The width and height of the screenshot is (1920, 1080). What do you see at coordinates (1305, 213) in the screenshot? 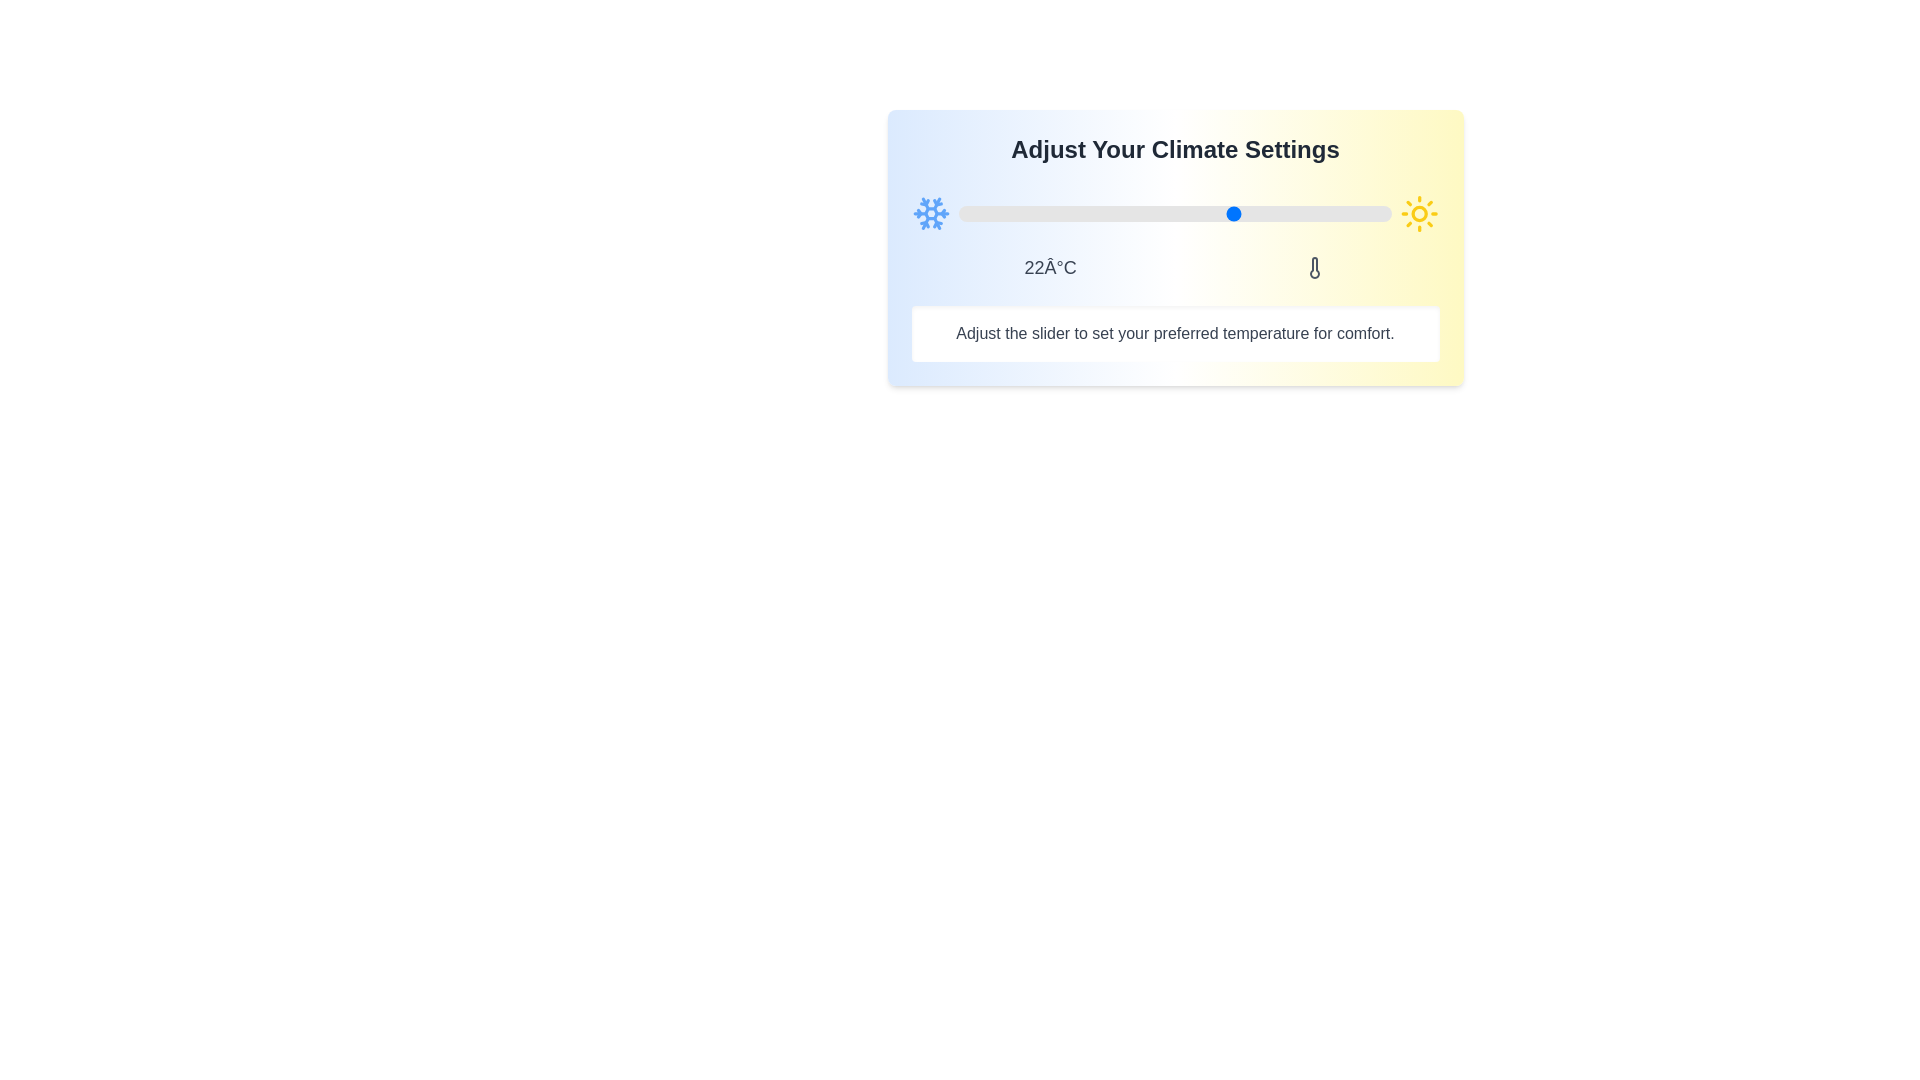
I see `the slider to set the temperature to 30°C` at bounding box center [1305, 213].